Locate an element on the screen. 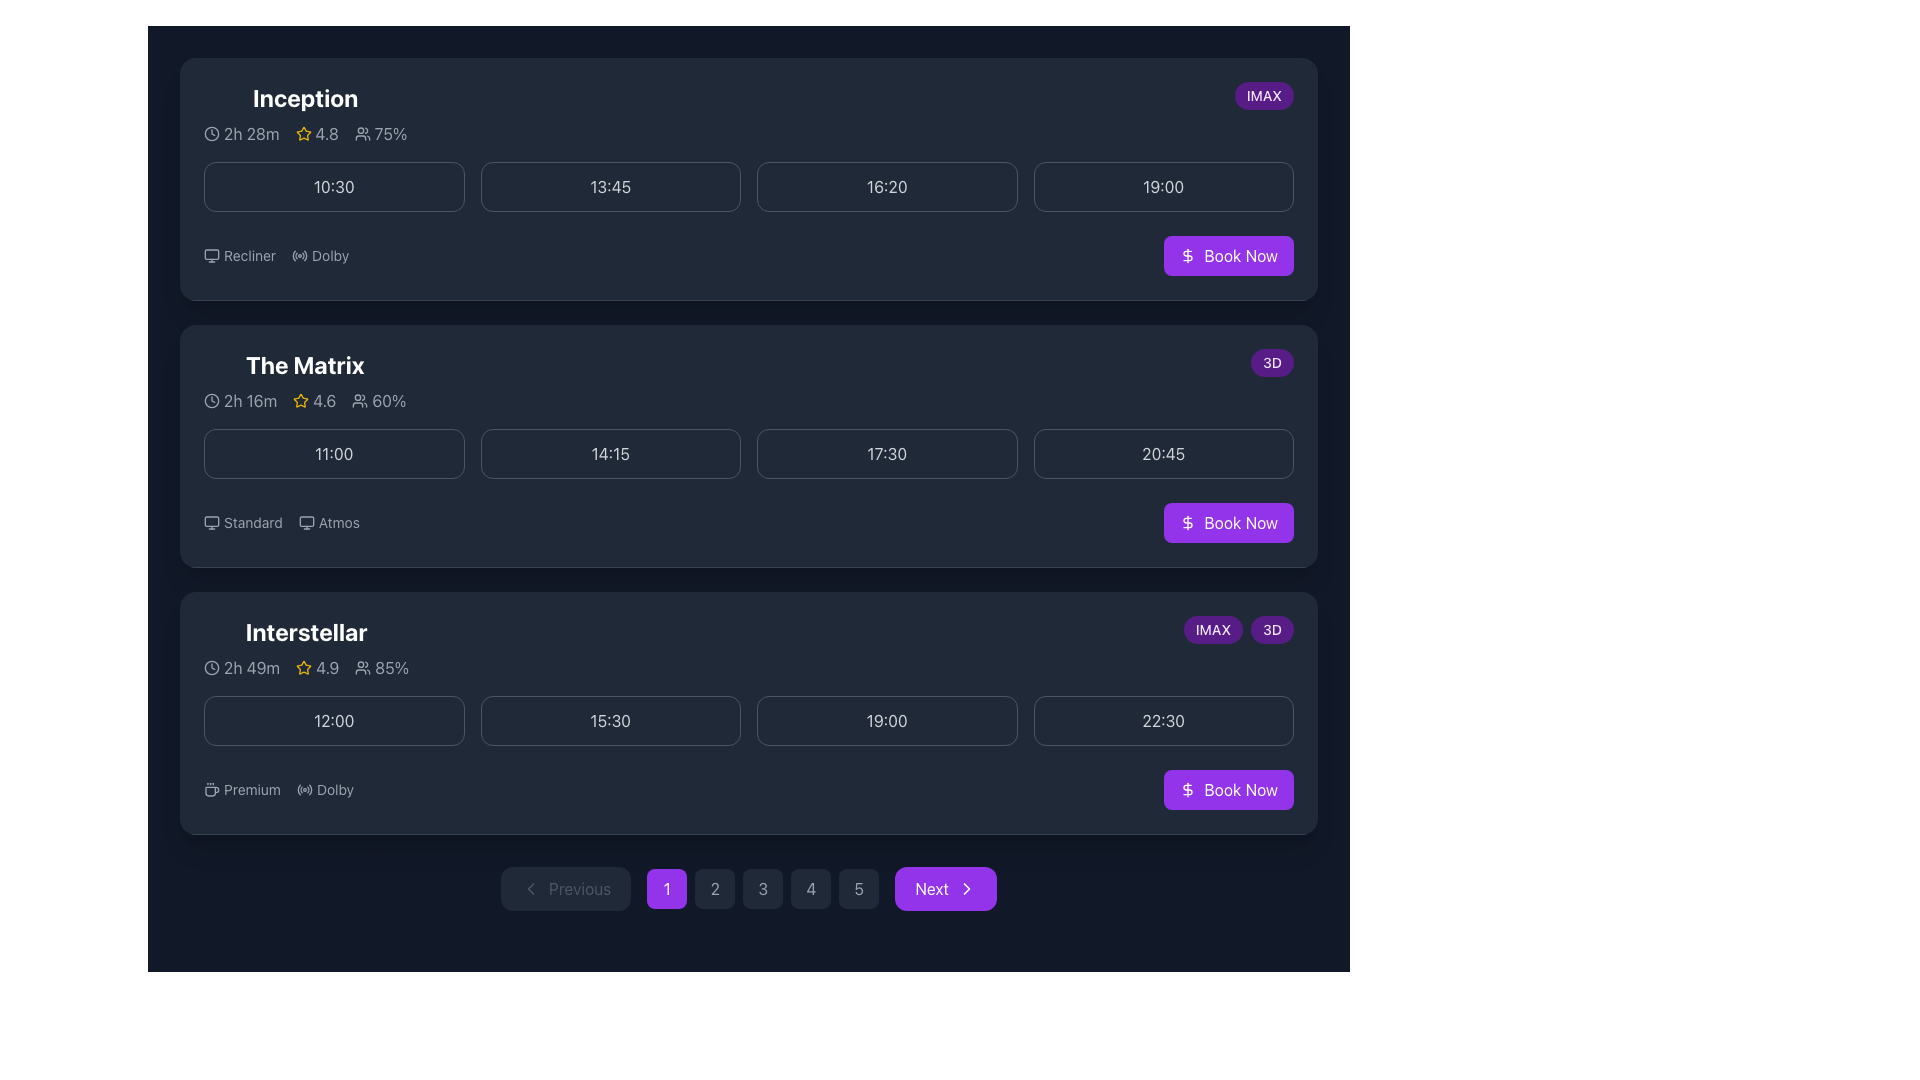 This screenshot has width=1920, height=1080. the purple square button with a white '1' on it is located at coordinates (667, 887).